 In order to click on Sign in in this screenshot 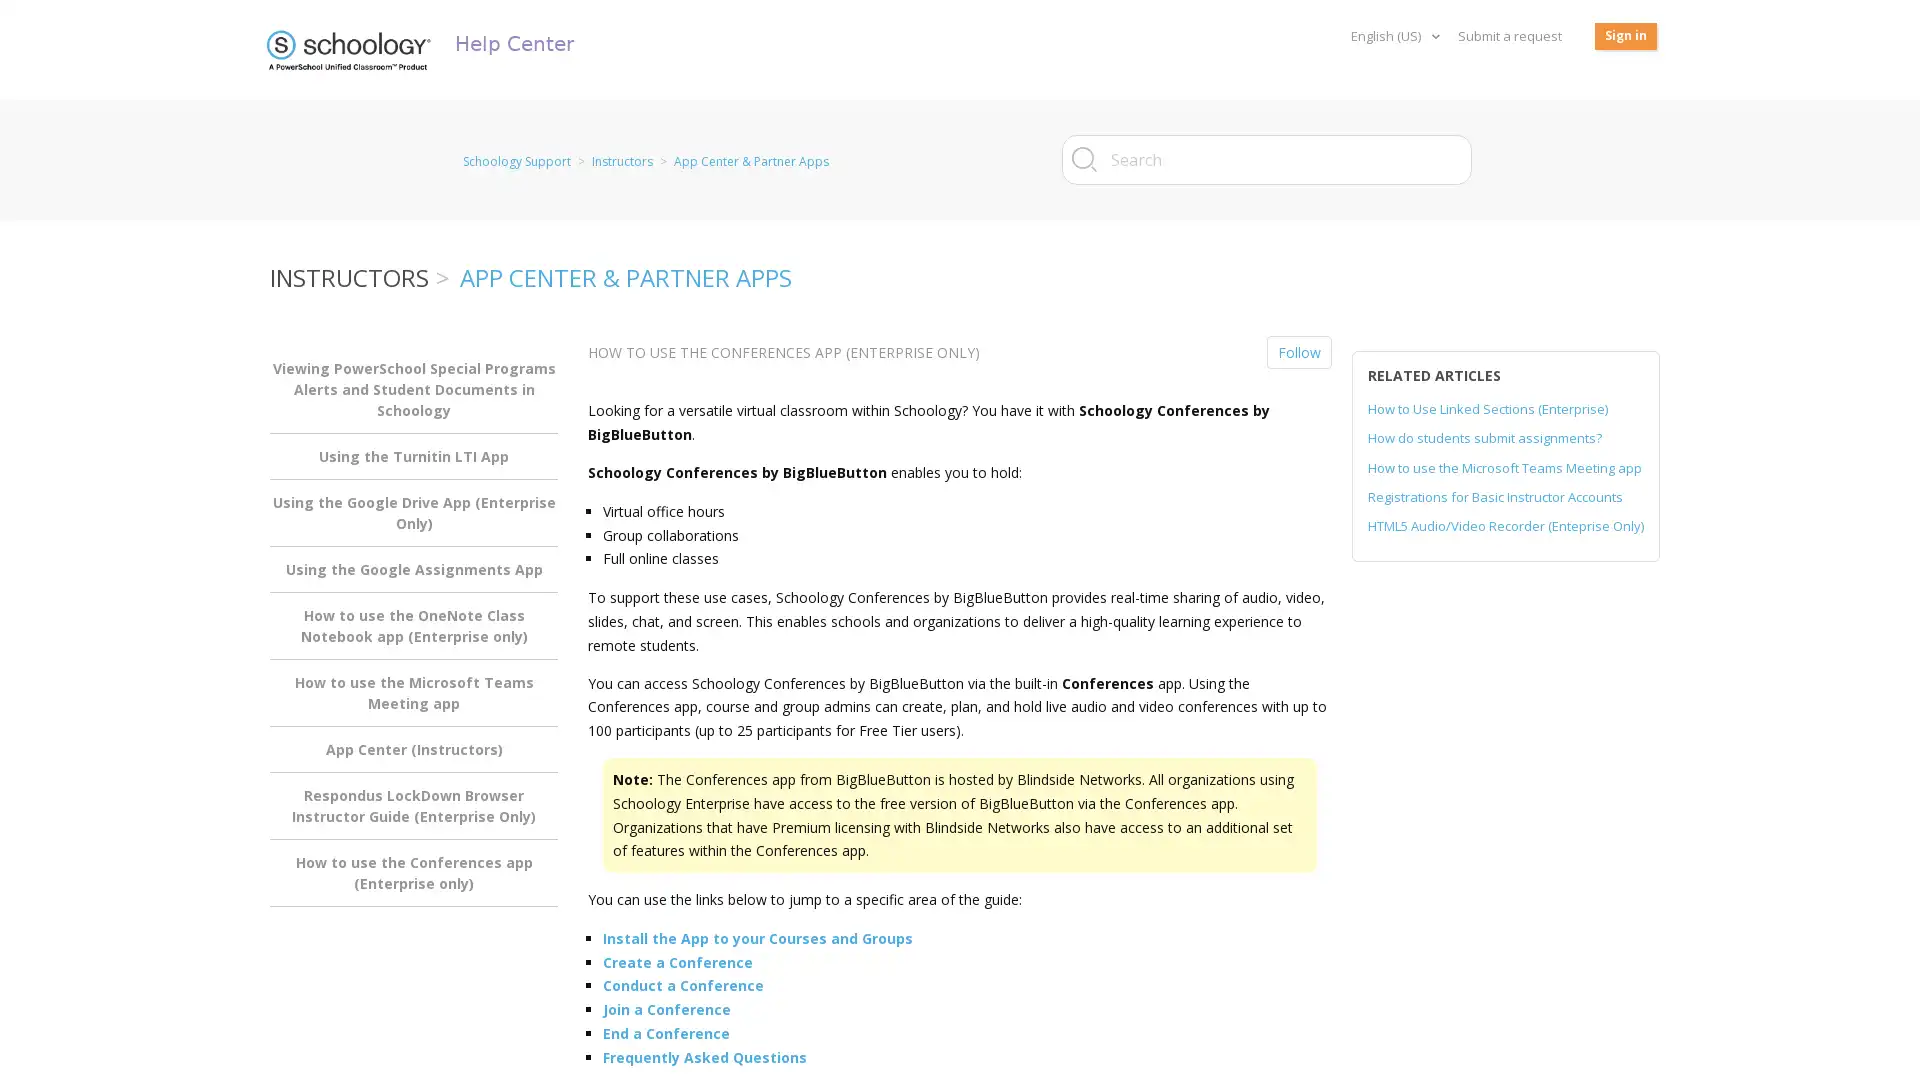, I will do `click(1626, 36)`.